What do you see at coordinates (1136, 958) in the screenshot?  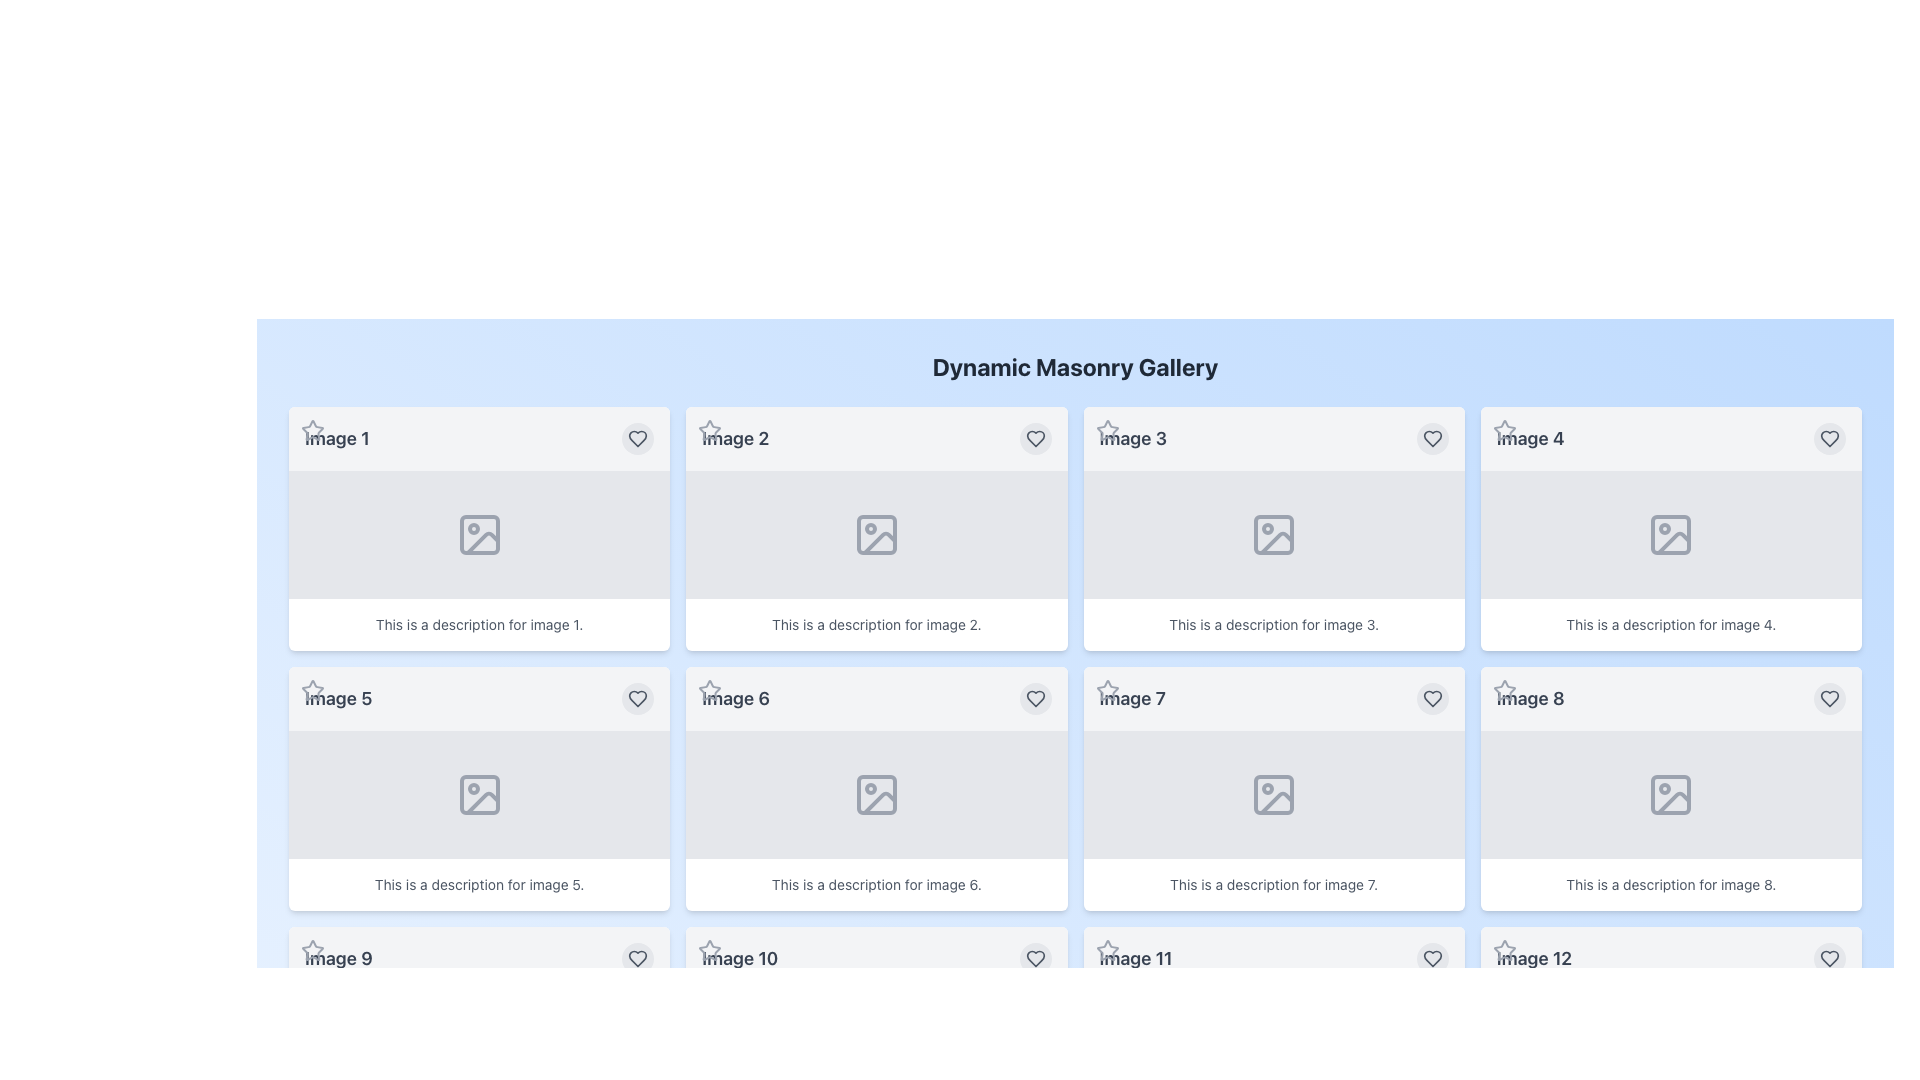 I see `the text 'Image 11' from the static text label displayed in a large, bold, gray font located at the top-left corner of the card interface in the bottom-left corner of the 3rd row and 1st column of the layout` at bounding box center [1136, 958].